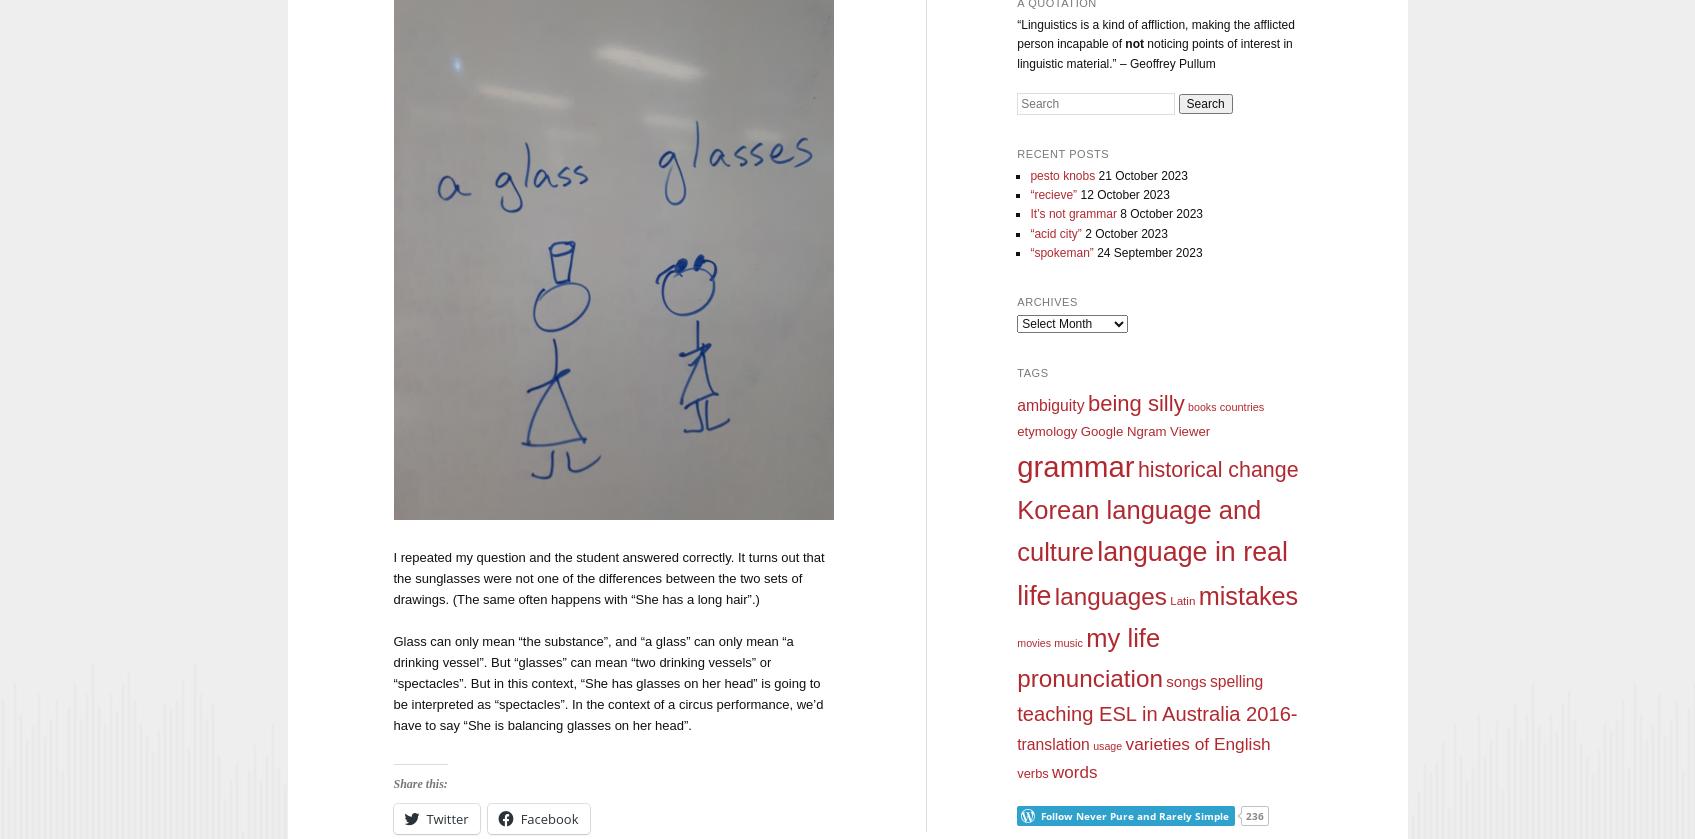 This screenshot has height=839, width=1695. I want to click on 'my life', so click(1121, 635).